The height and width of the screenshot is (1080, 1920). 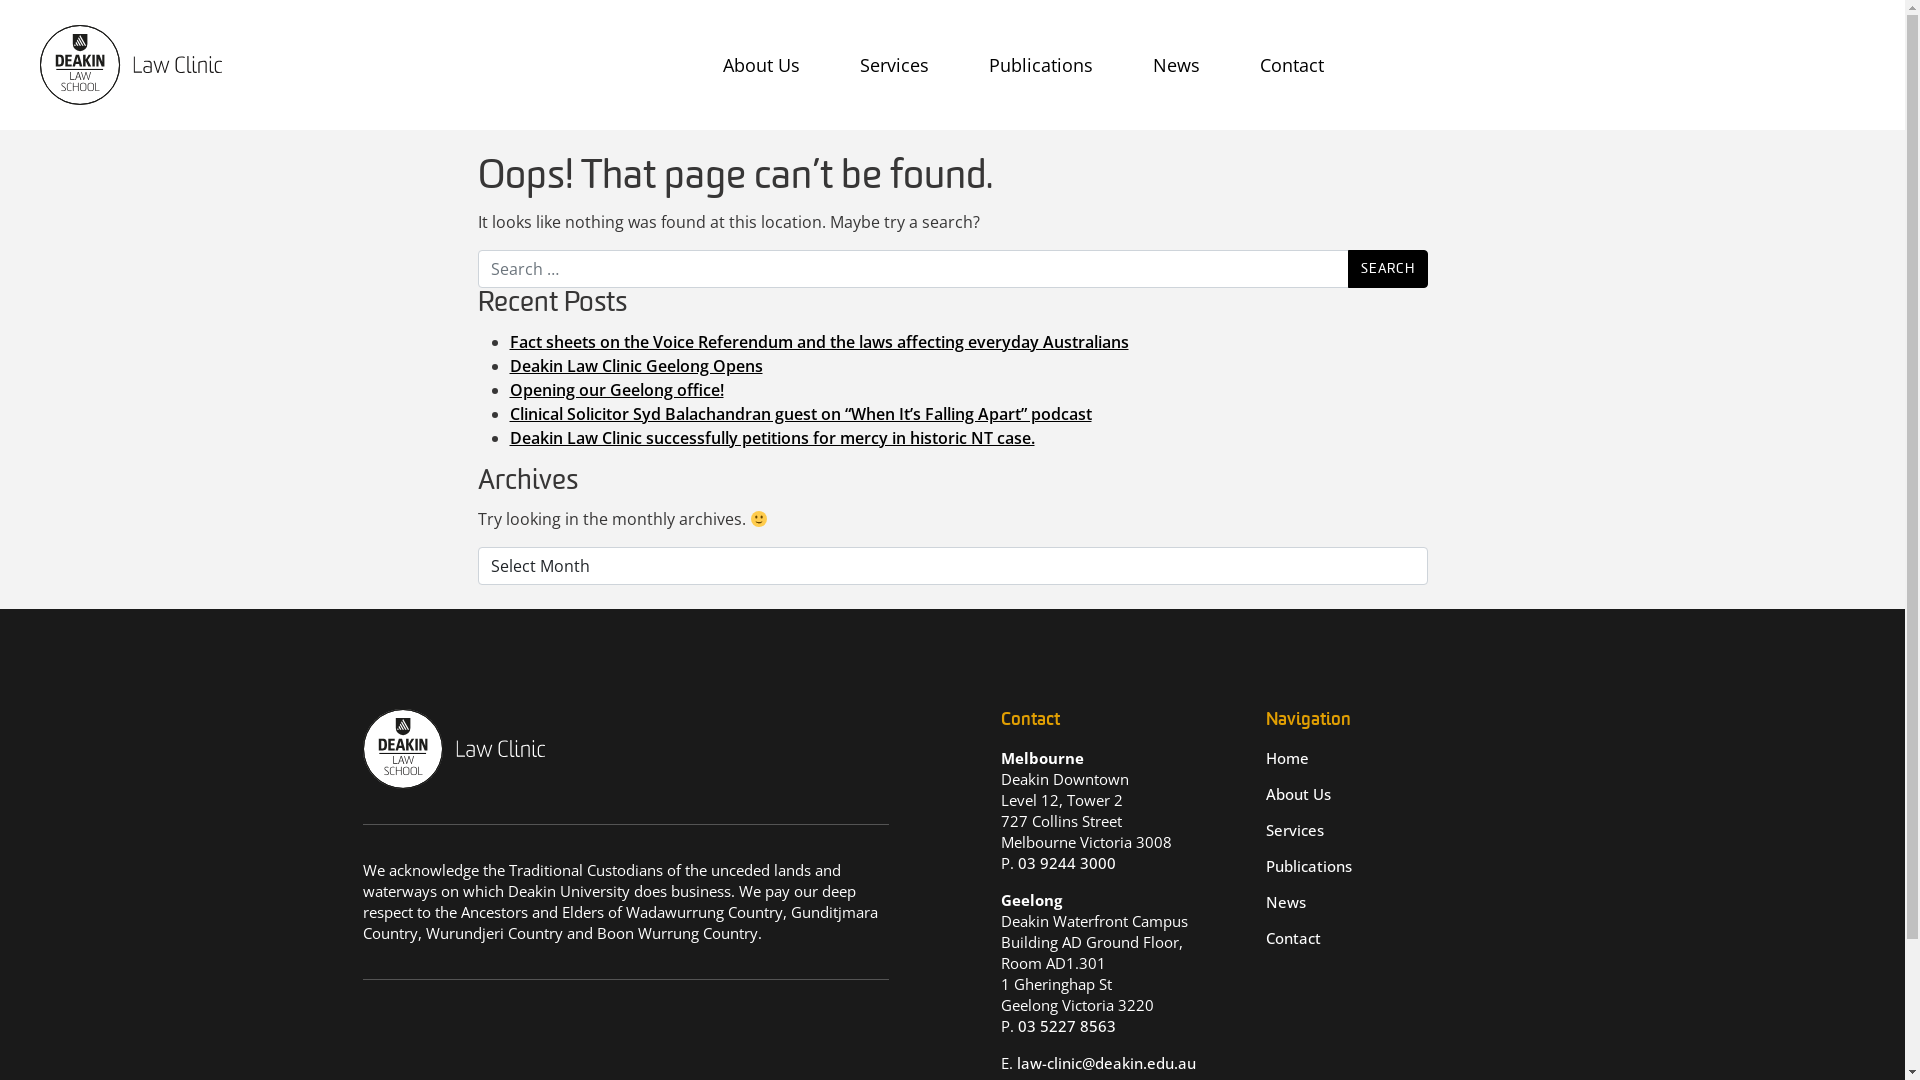 I want to click on 'Contact', so click(x=1293, y=937).